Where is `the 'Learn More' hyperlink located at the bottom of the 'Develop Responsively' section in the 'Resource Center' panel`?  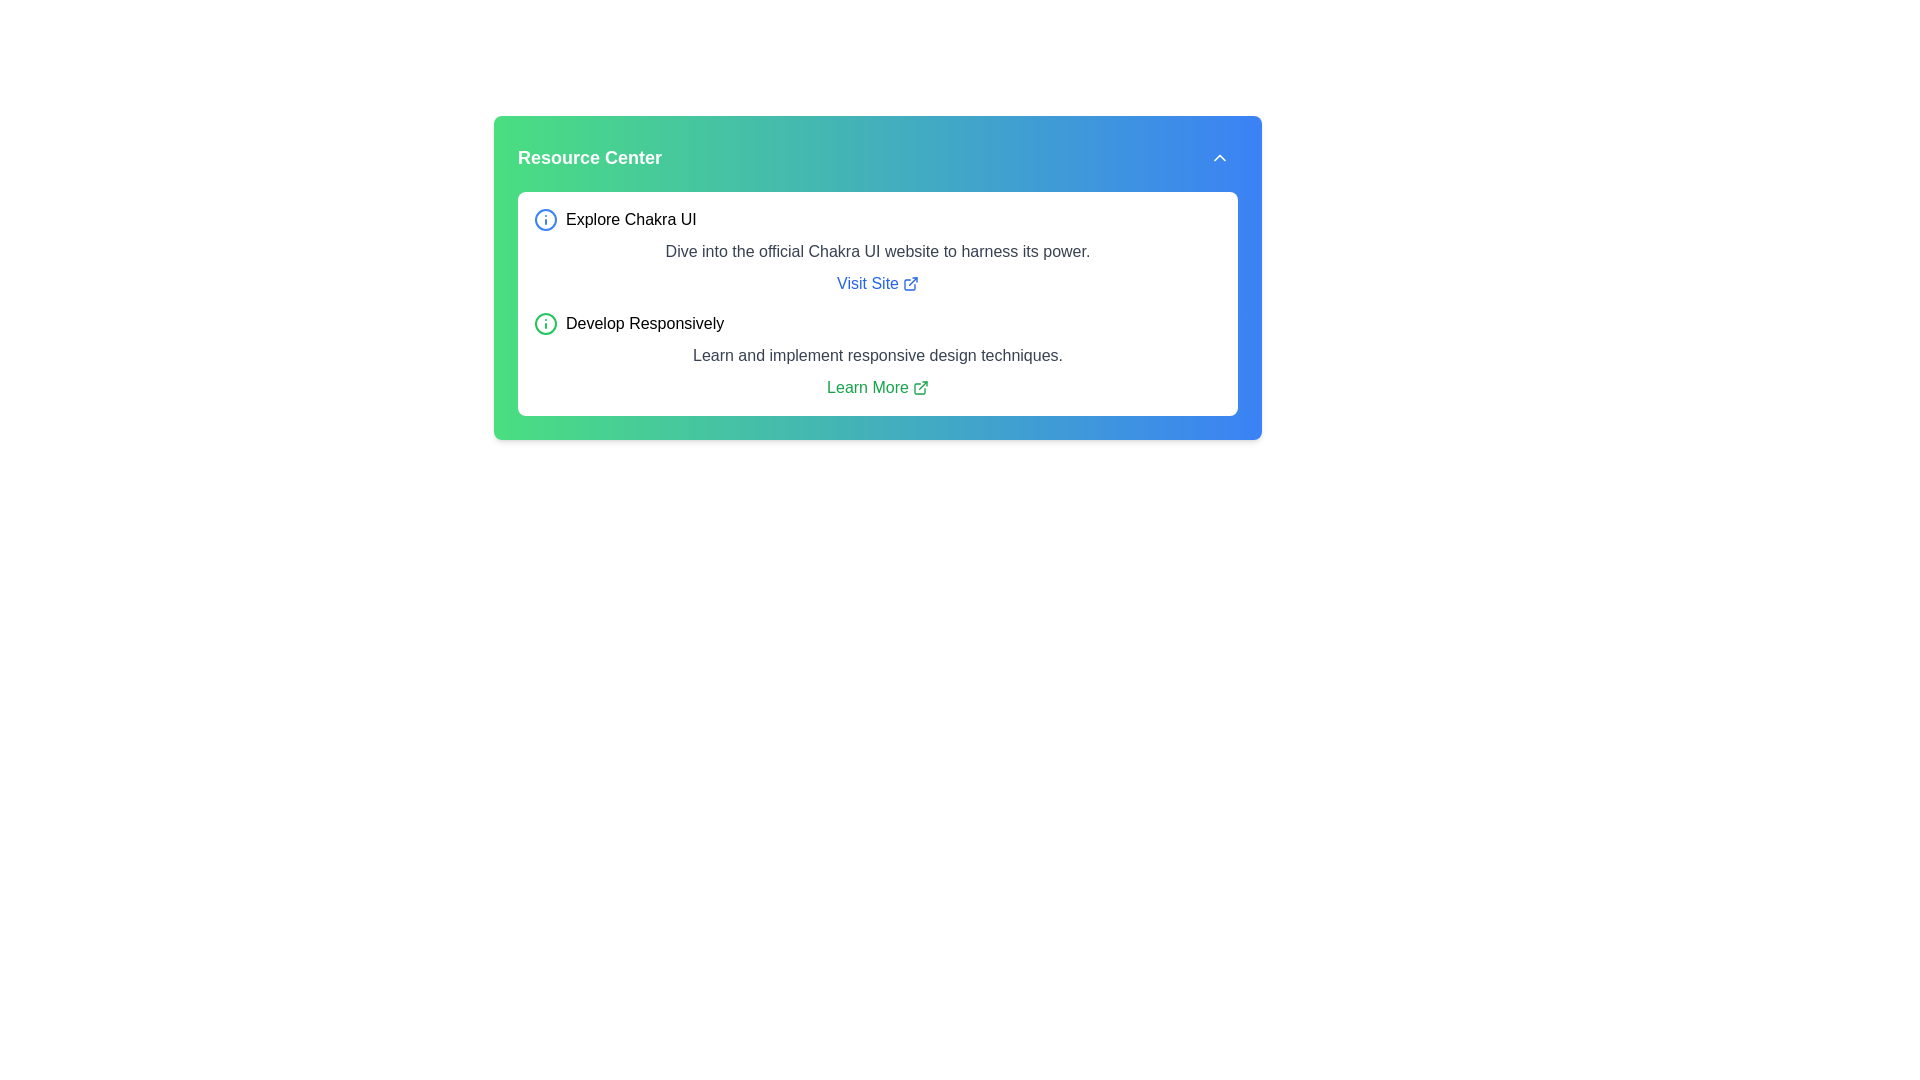 the 'Learn More' hyperlink located at the bottom of the 'Develop Responsively' section in the 'Resource Center' panel is located at coordinates (878, 388).